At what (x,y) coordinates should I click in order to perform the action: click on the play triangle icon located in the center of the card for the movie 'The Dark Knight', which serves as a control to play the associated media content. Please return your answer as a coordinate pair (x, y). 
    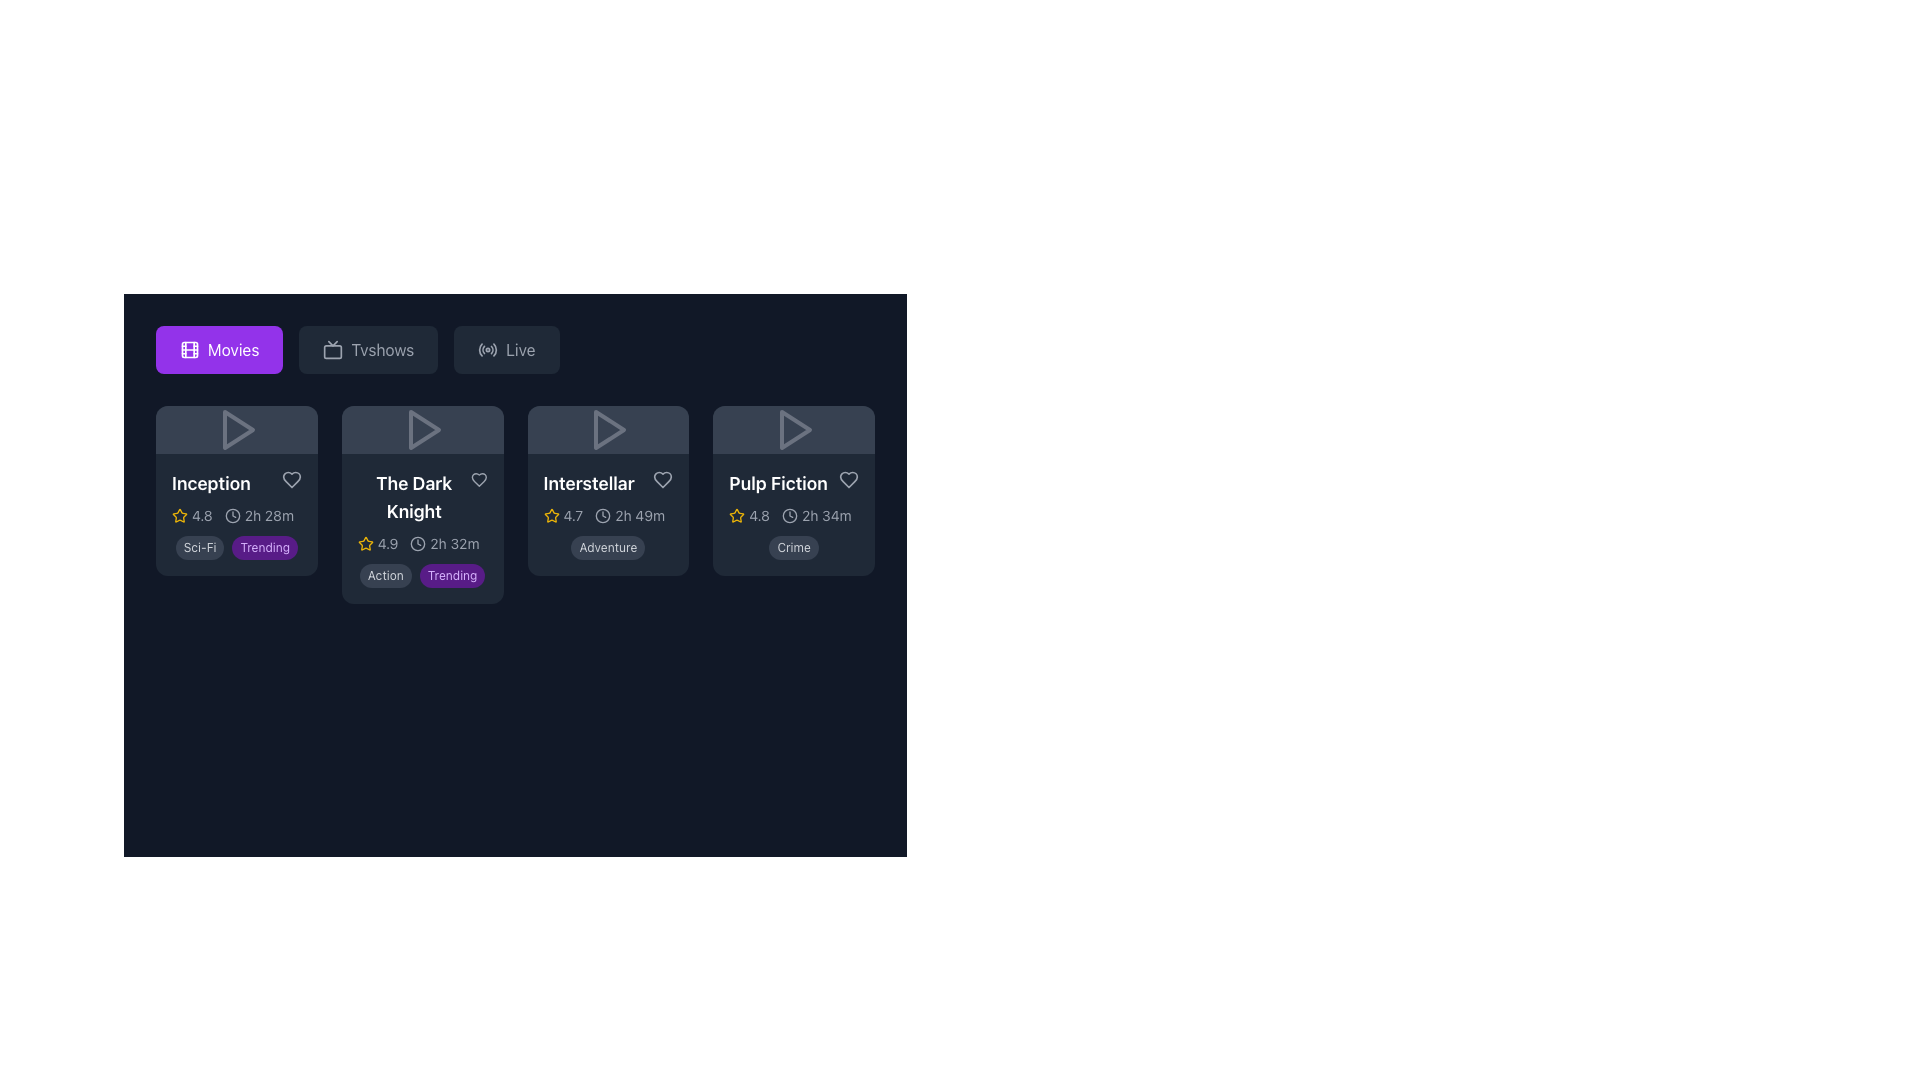
    Looking at the image, I should click on (421, 428).